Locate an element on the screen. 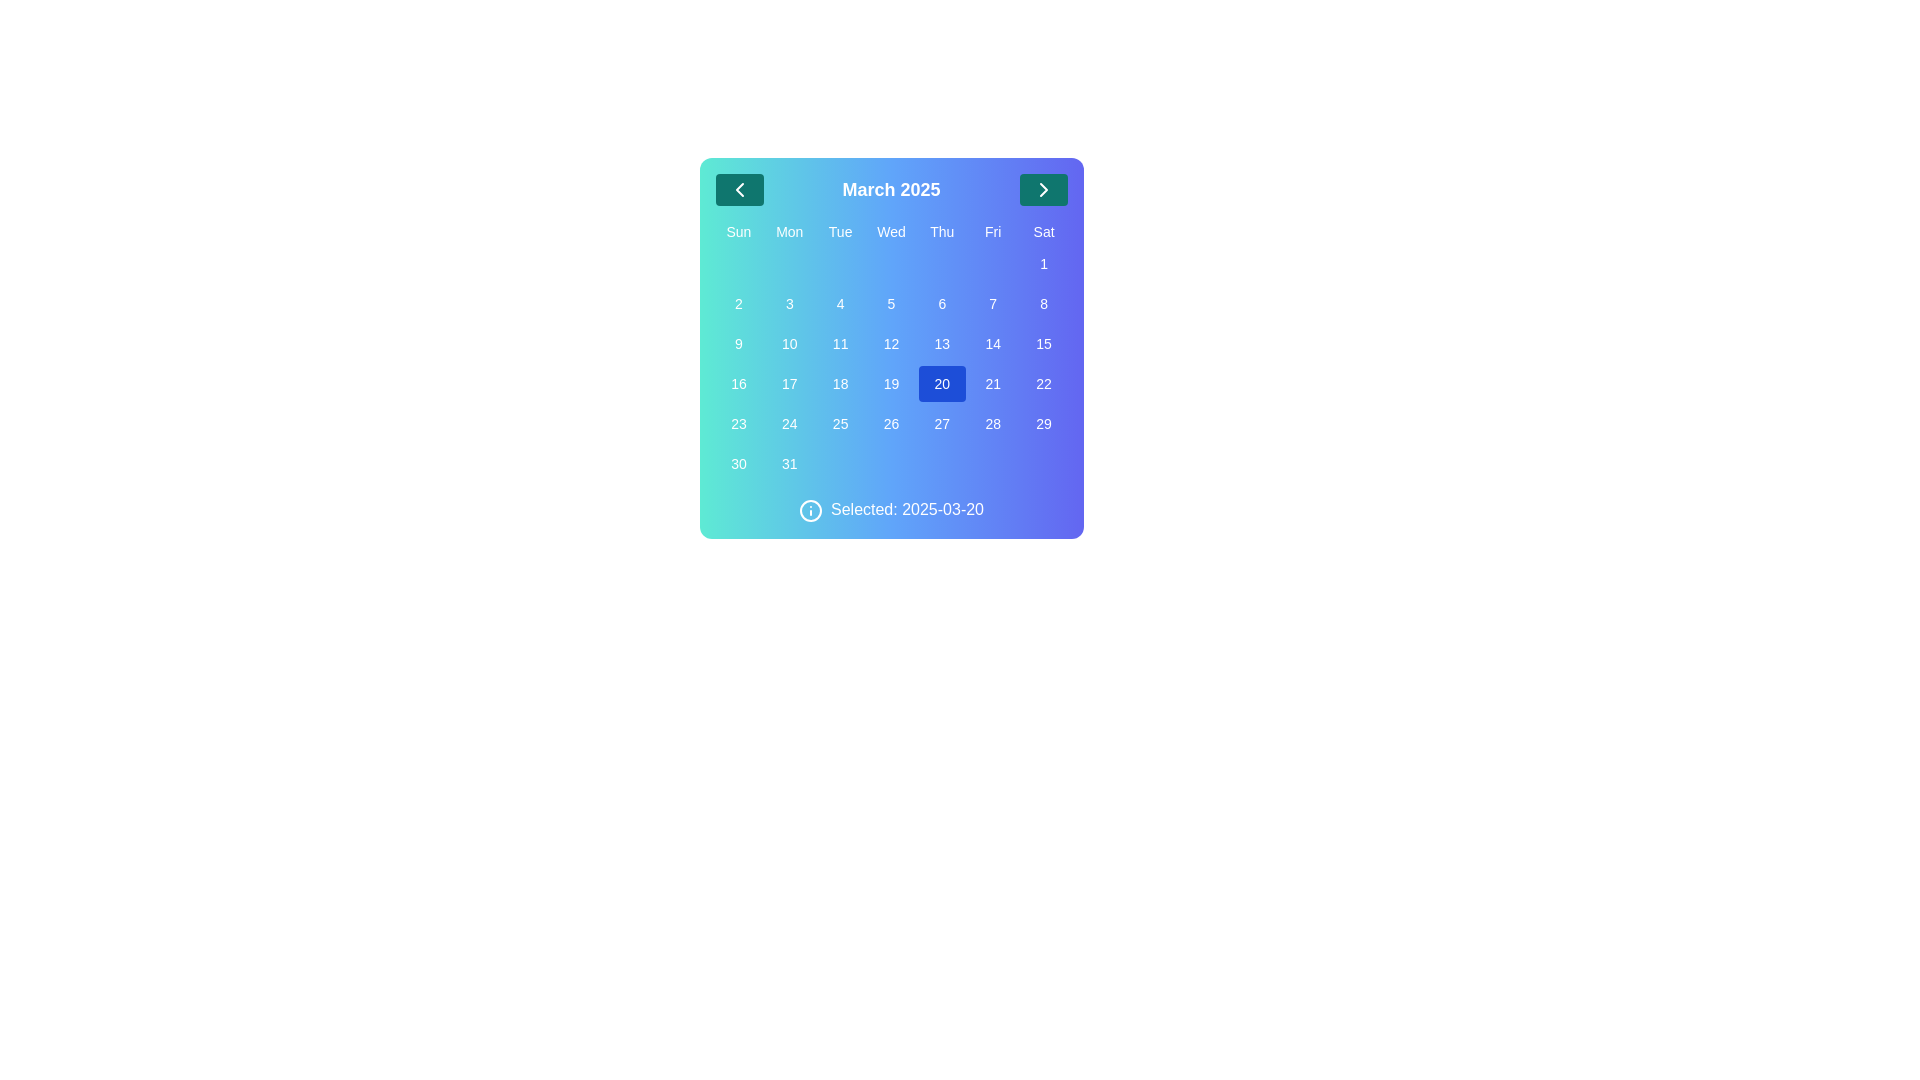 The height and width of the screenshot is (1080, 1920). the interactive day selector button for the date '10' located in the fourth row and second column of the calendar grid below 'Mon' to change its appearance is located at coordinates (788, 342).